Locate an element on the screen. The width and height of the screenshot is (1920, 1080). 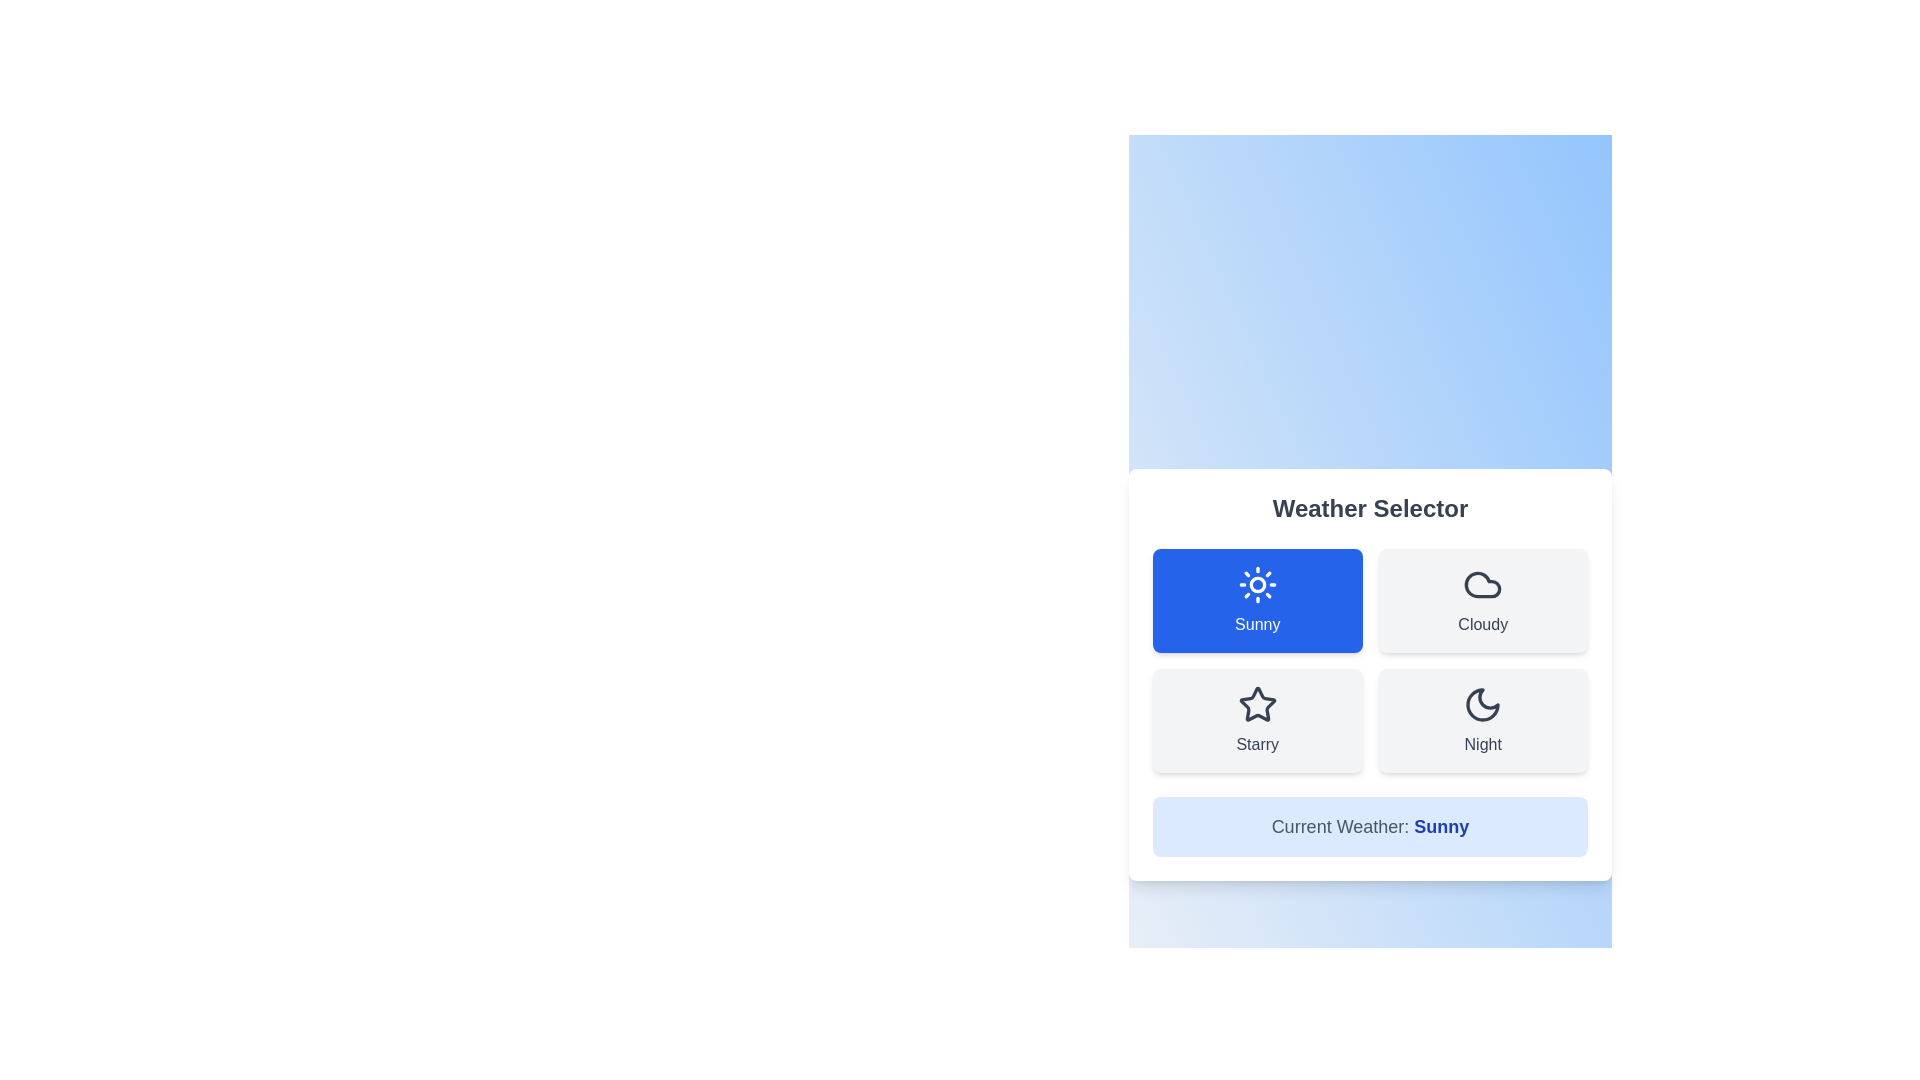
the button labeled Night to select it is located at coordinates (1483, 721).